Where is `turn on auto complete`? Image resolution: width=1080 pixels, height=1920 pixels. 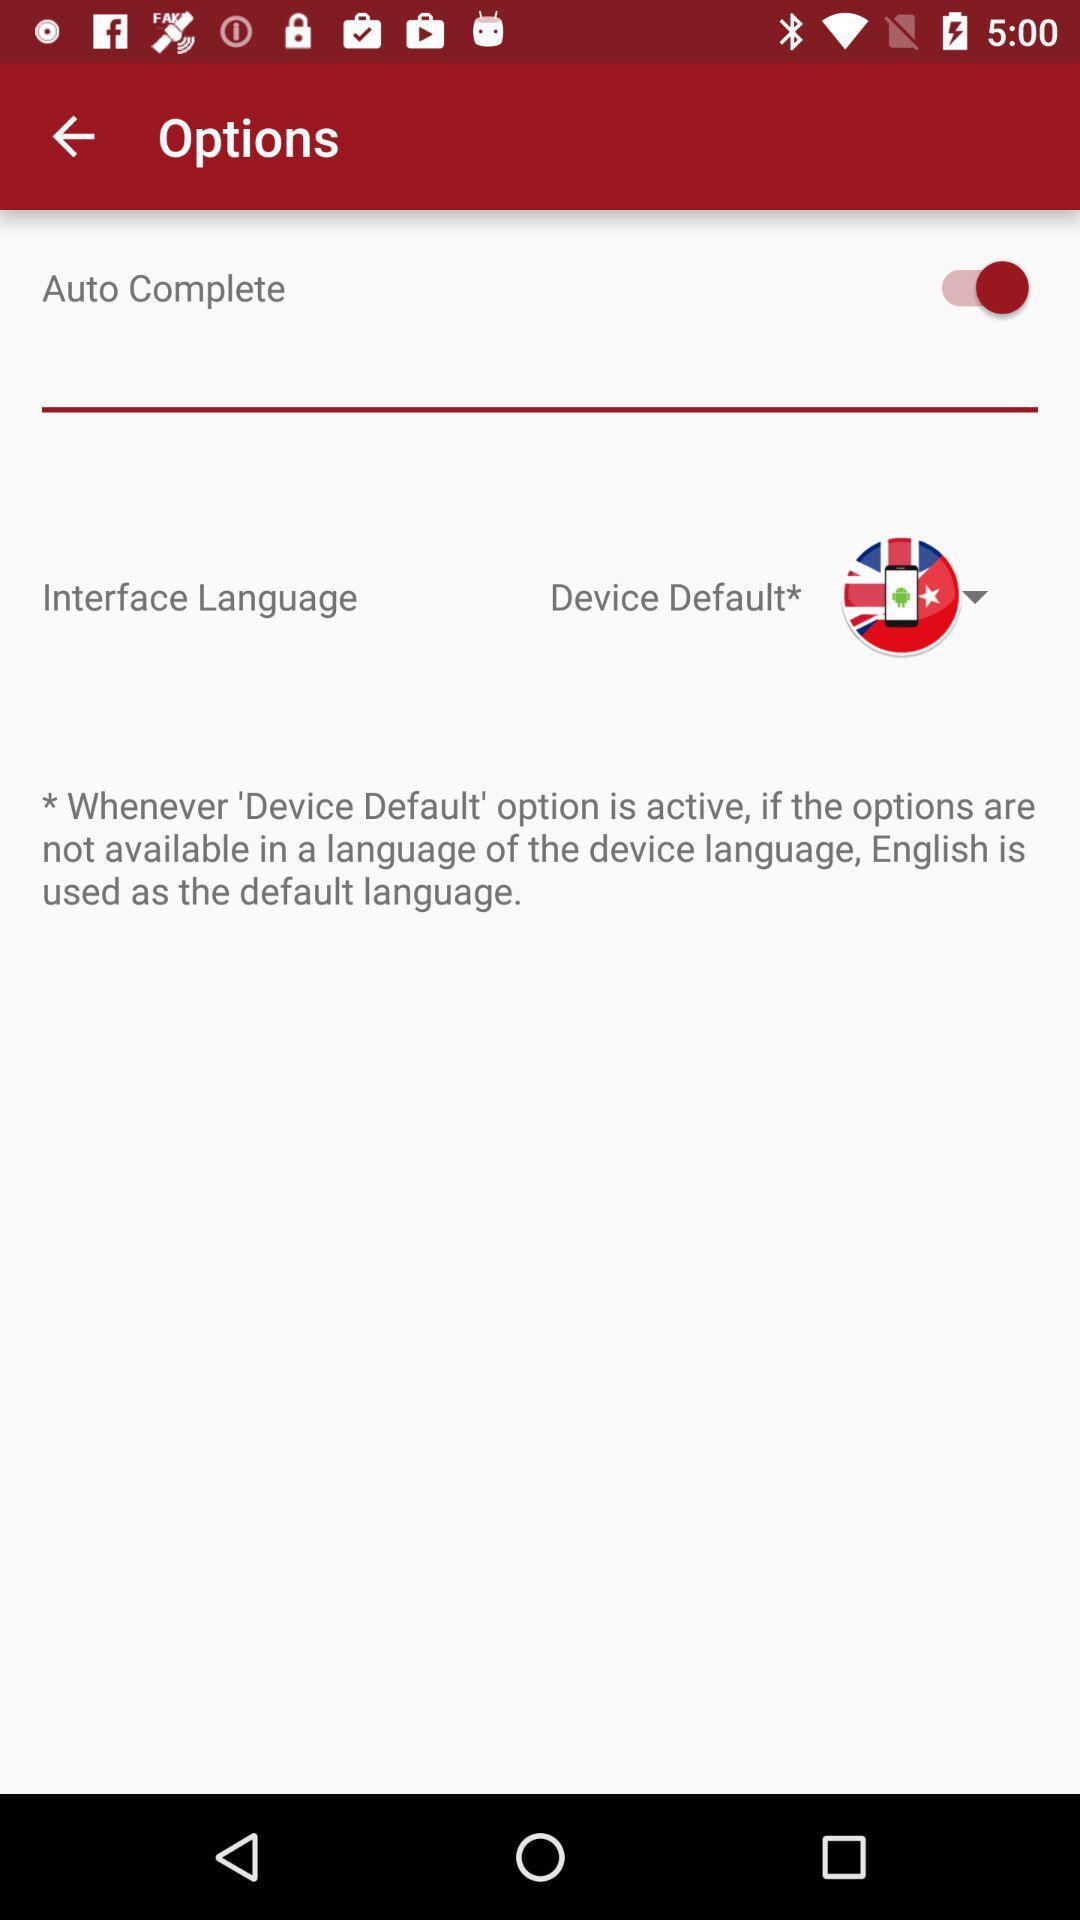
turn on auto complete is located at coordinates (974, 286).